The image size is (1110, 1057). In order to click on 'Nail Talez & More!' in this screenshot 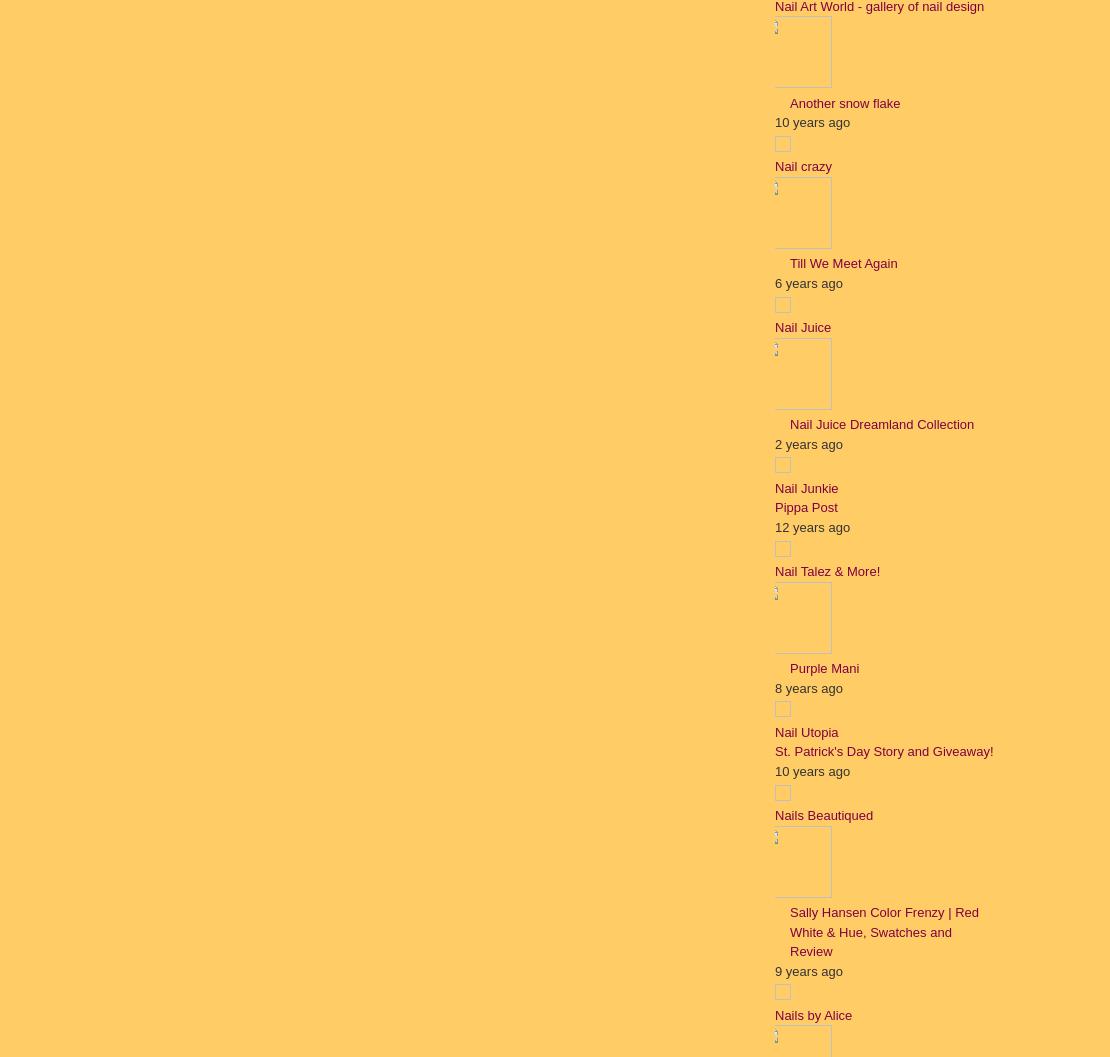, I will do `click(827, 570)`.